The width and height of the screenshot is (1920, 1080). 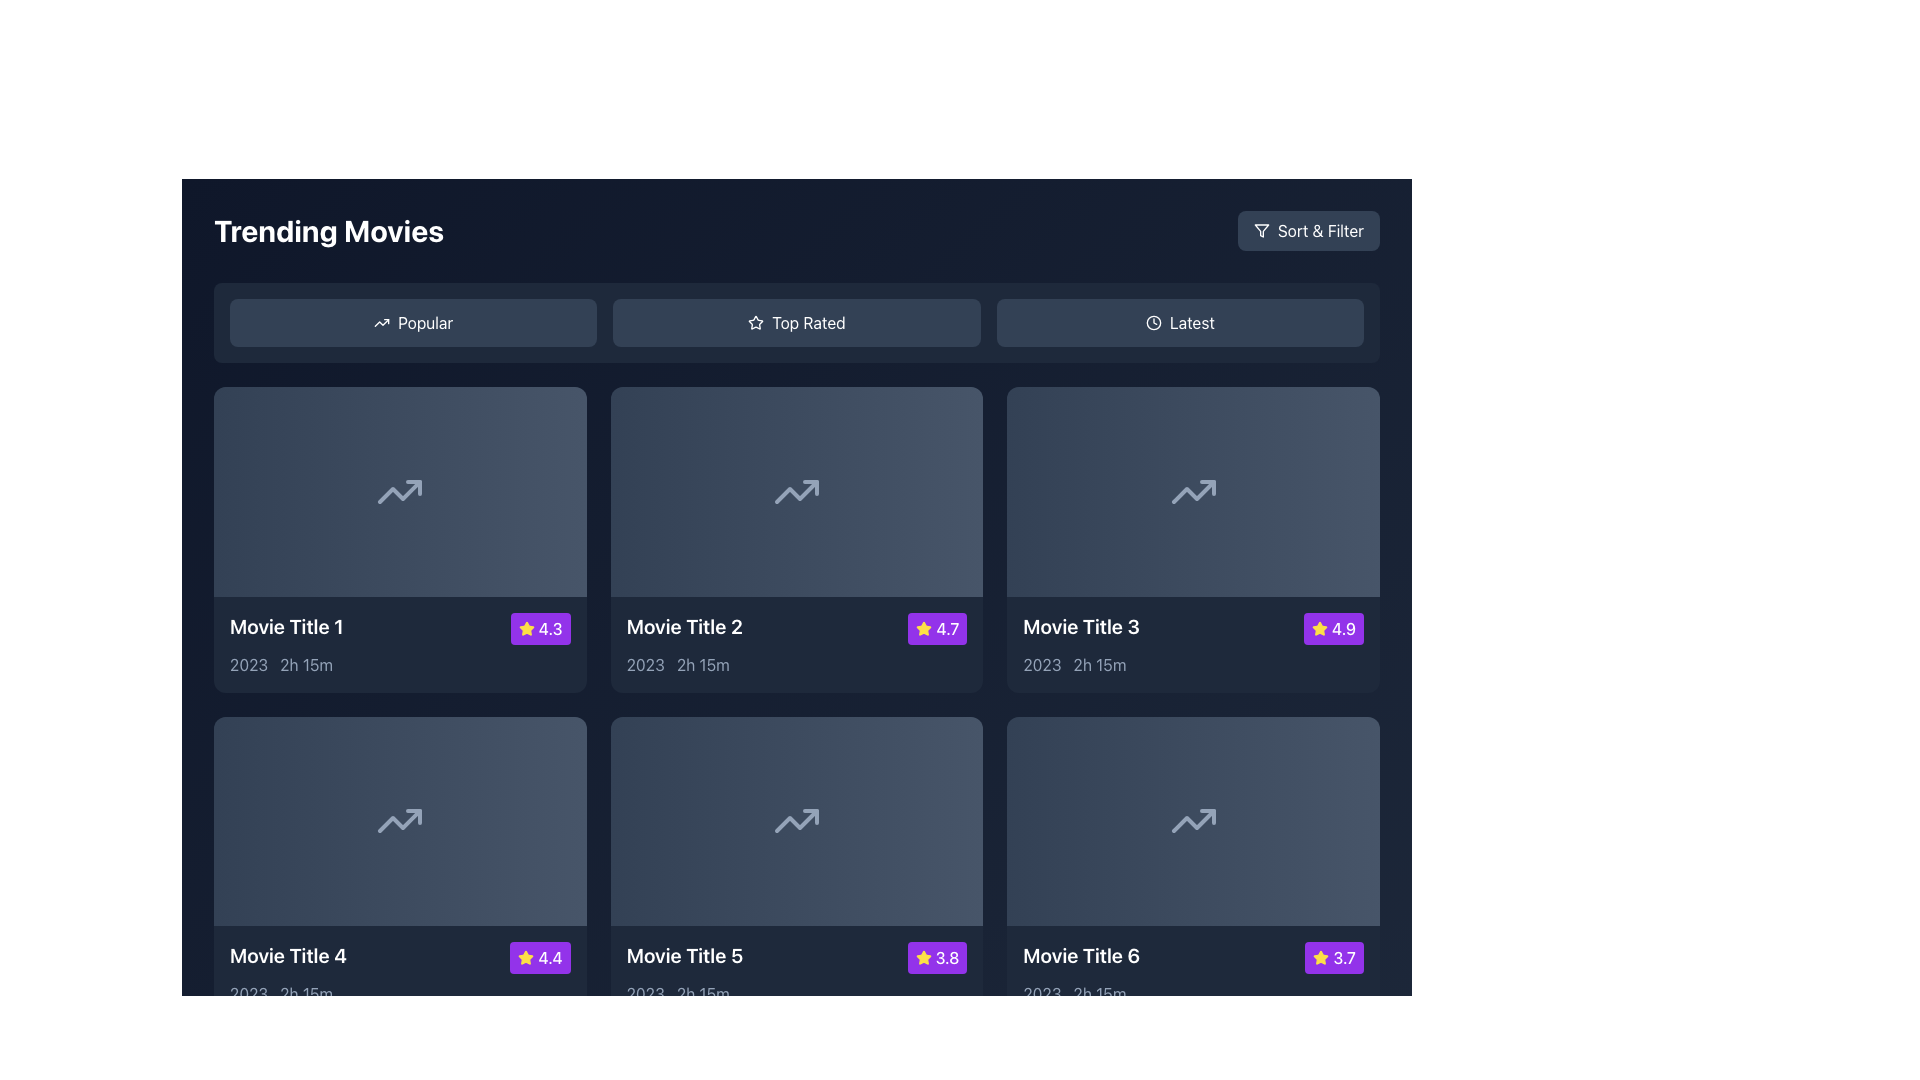 What do you see at coordinates (795, 644) in the screenshot?
I see `the informational card displaying movie details located in the second column of the first row of the grid, below the 'Top Rated' tab` at bounding box center [795, 644].